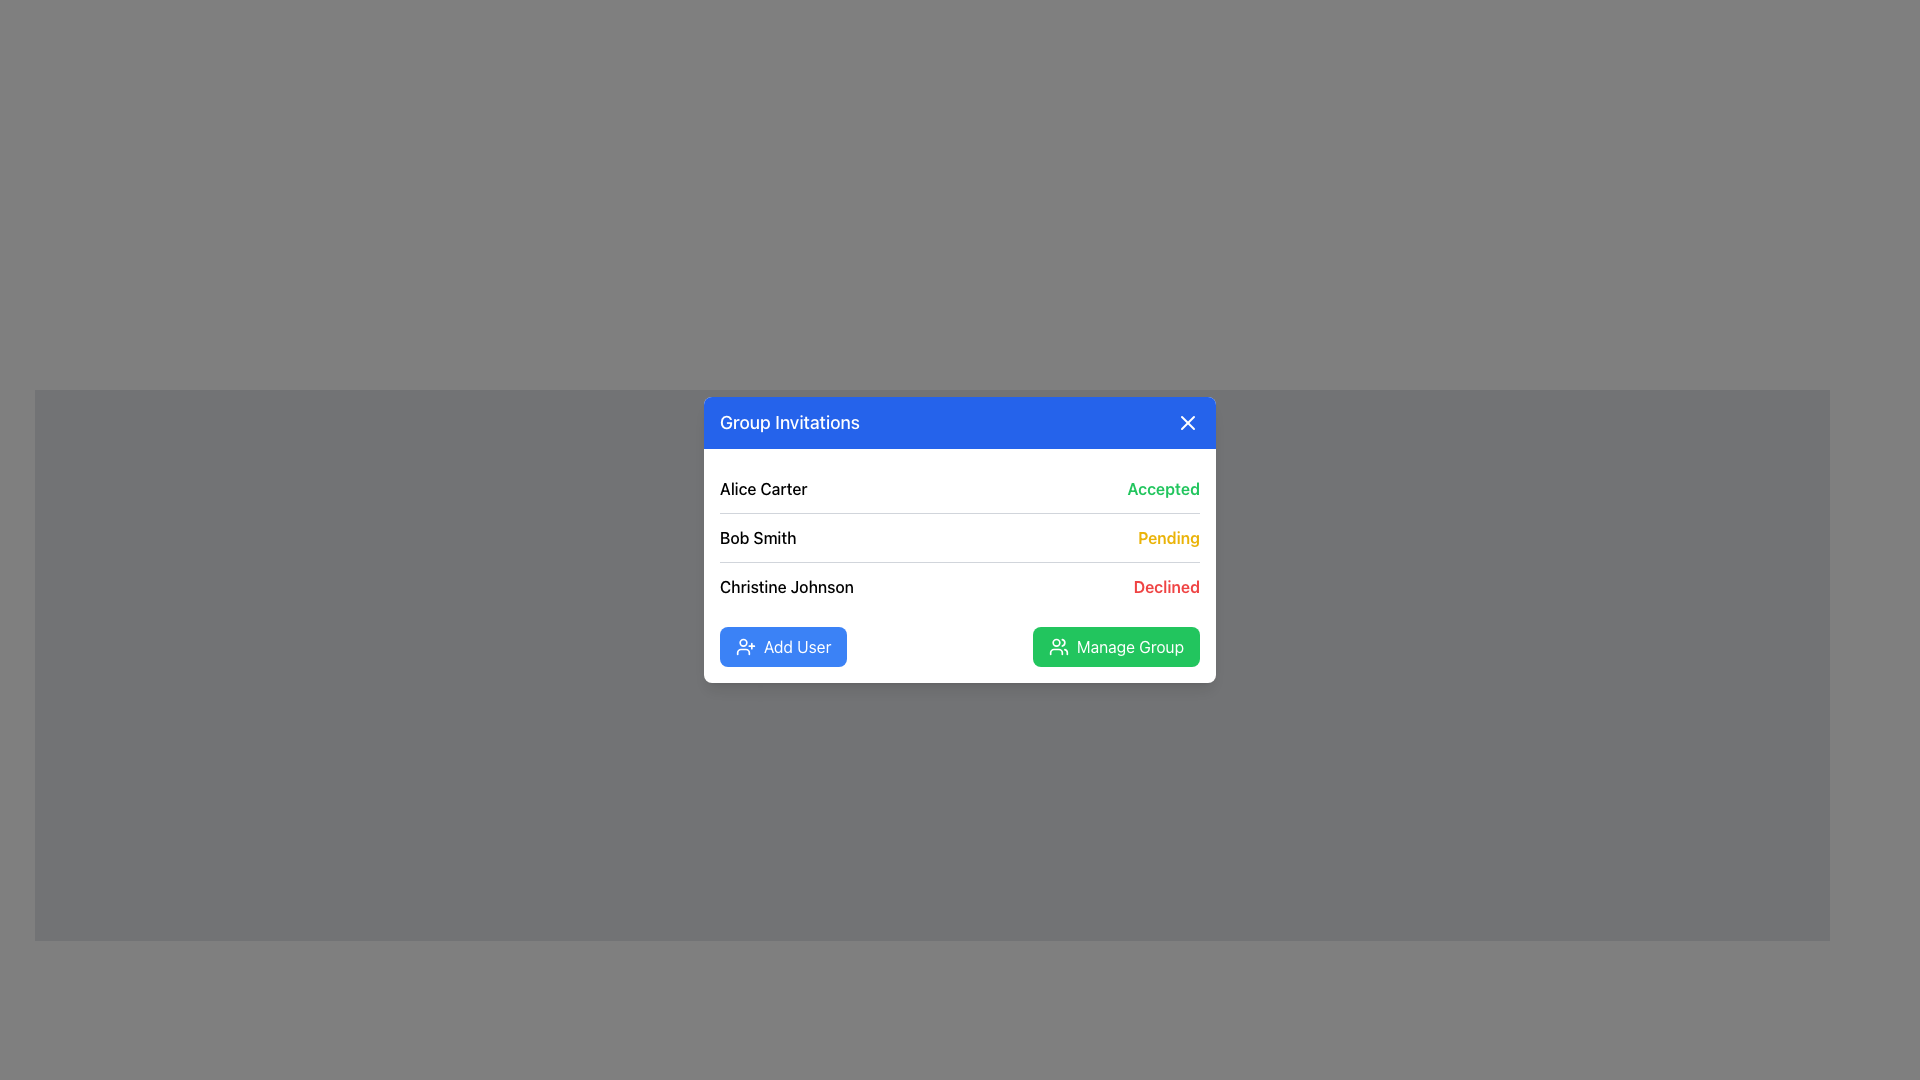  What do you see at coordinates (1169, 536) in the screenshot?
I see `the static text displaying 'Pending' next to 'Bob Smith' in the 'Group Invitations' interface` at bounding box center [1169, 536].